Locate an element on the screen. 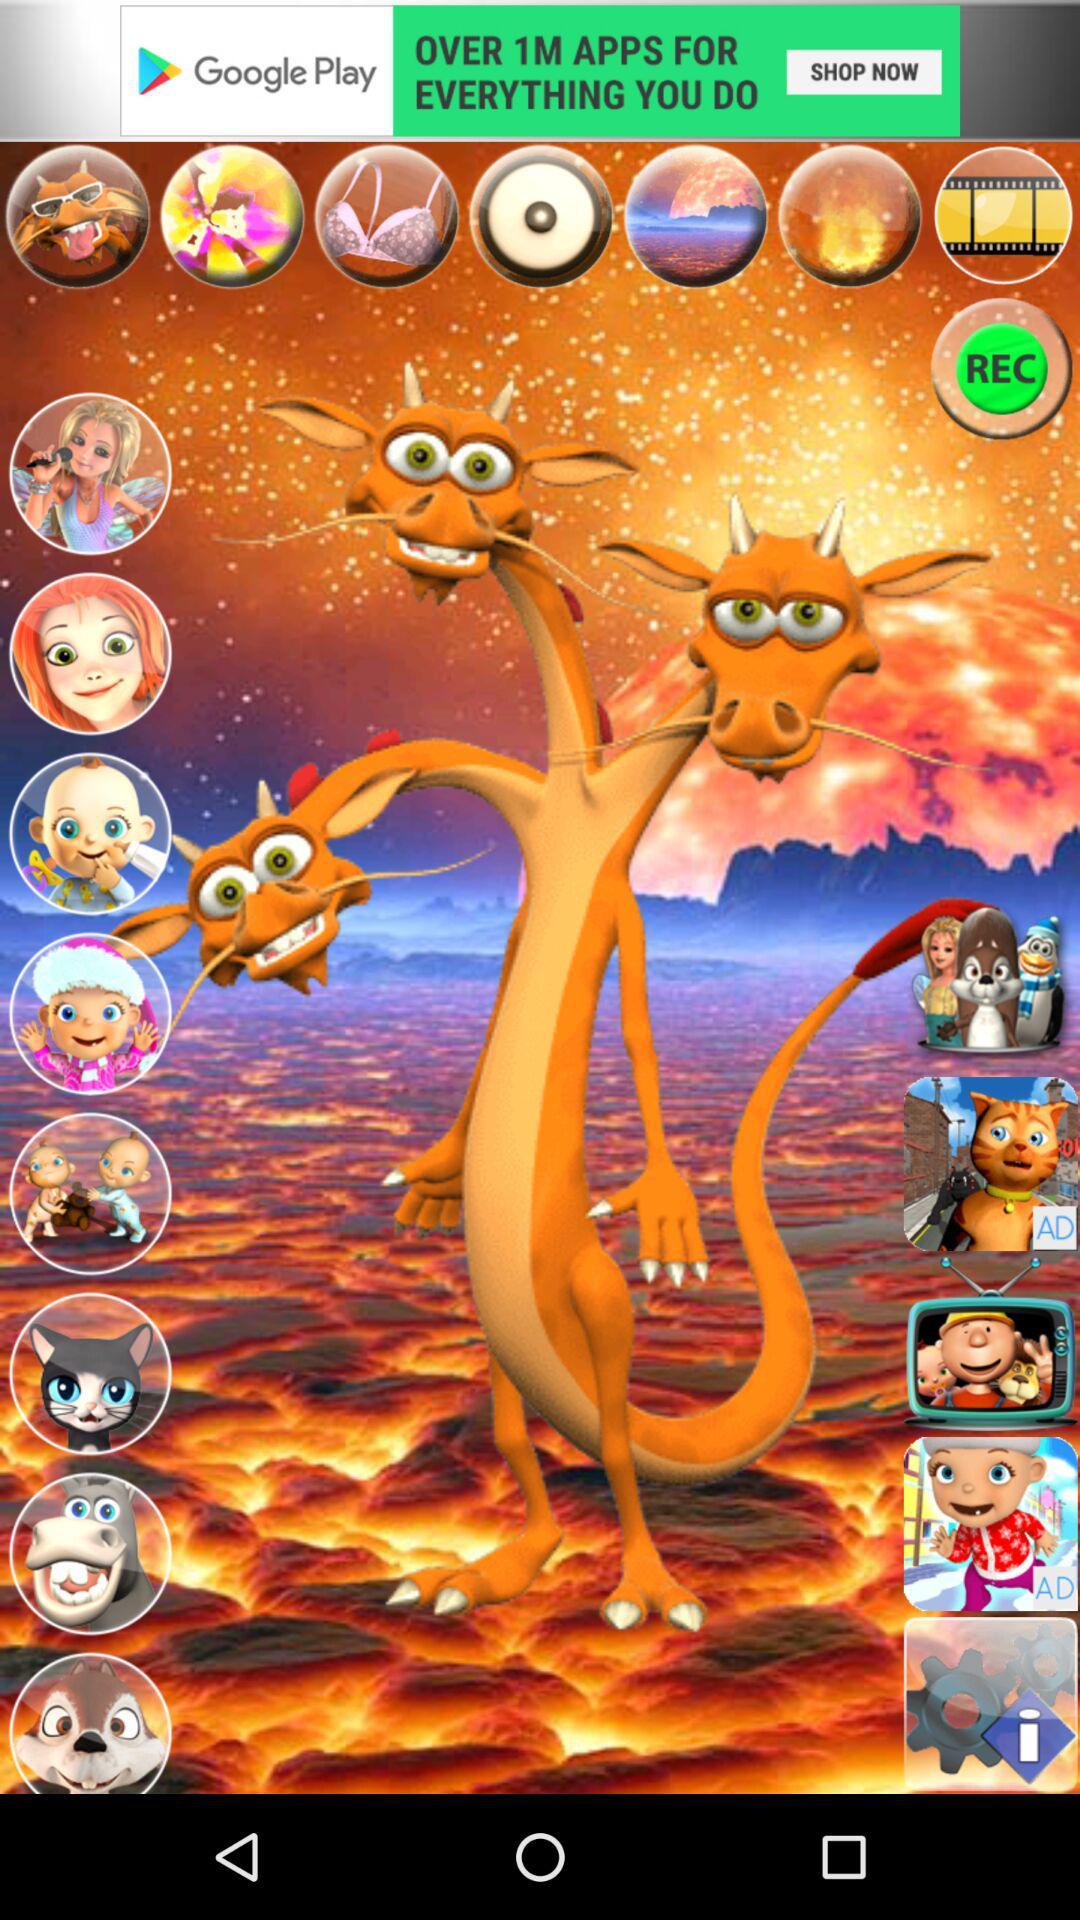 The width and height of the screenshot is (1080, 1920). the avatar icon is located at coordinates (88, 1276).